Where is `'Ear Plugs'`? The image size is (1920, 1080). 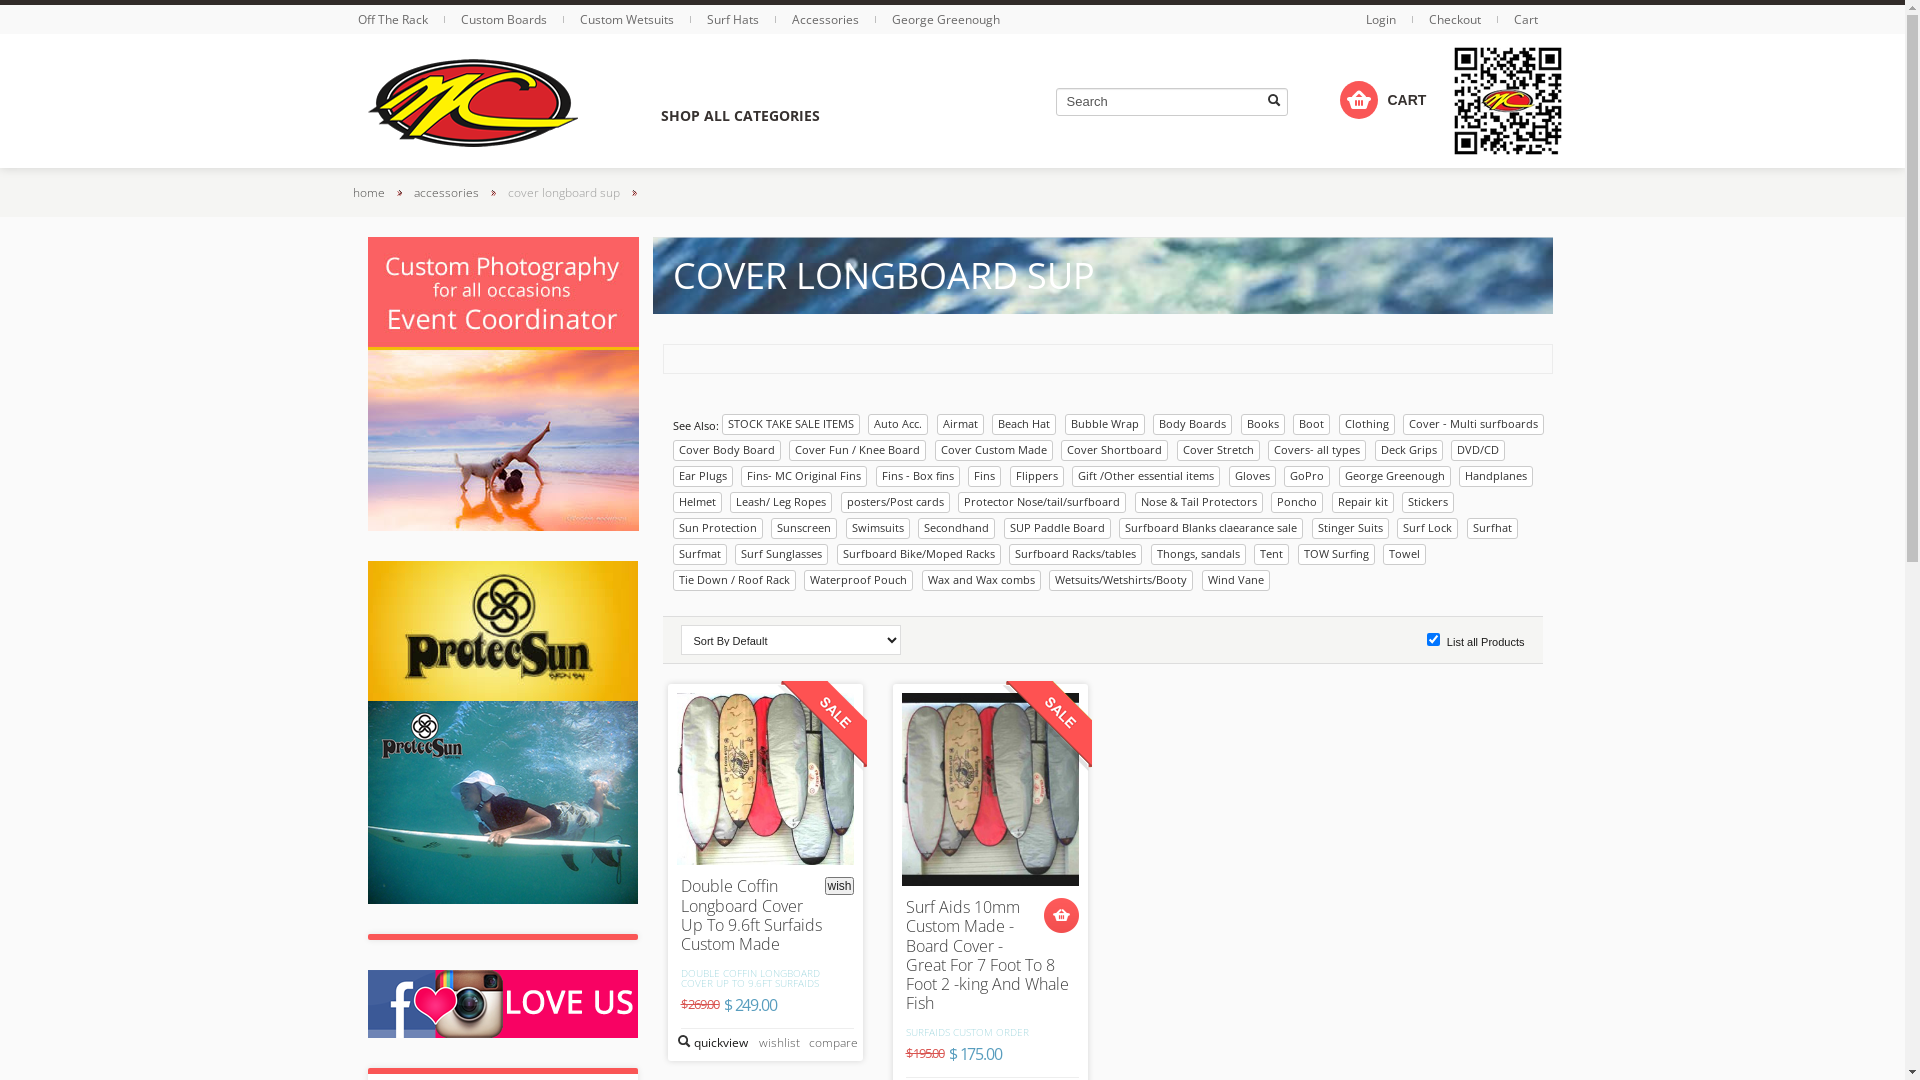 'Ear Plugs' is located at coordinates (701, 476).